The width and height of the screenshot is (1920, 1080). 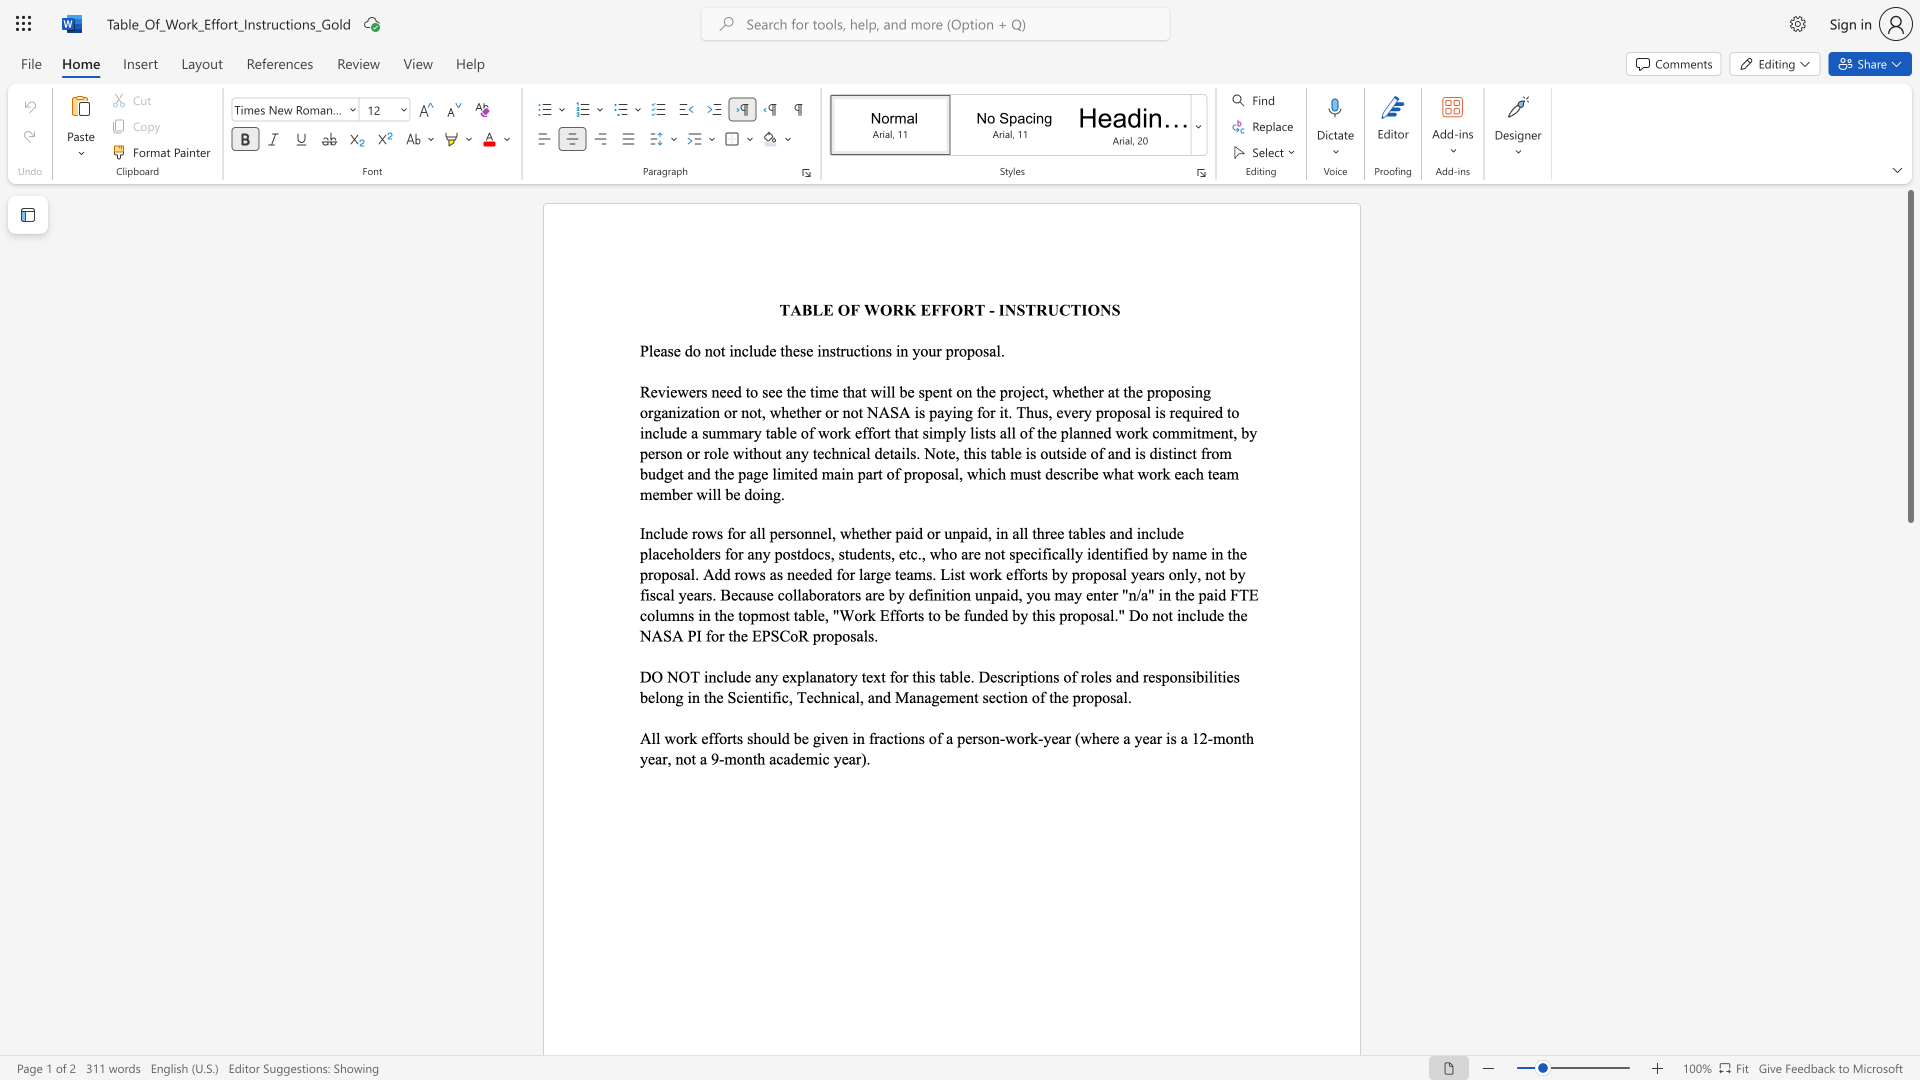 I want to click on the scrollbar on the right to shift the page lower, so click(x=1909, y=589).